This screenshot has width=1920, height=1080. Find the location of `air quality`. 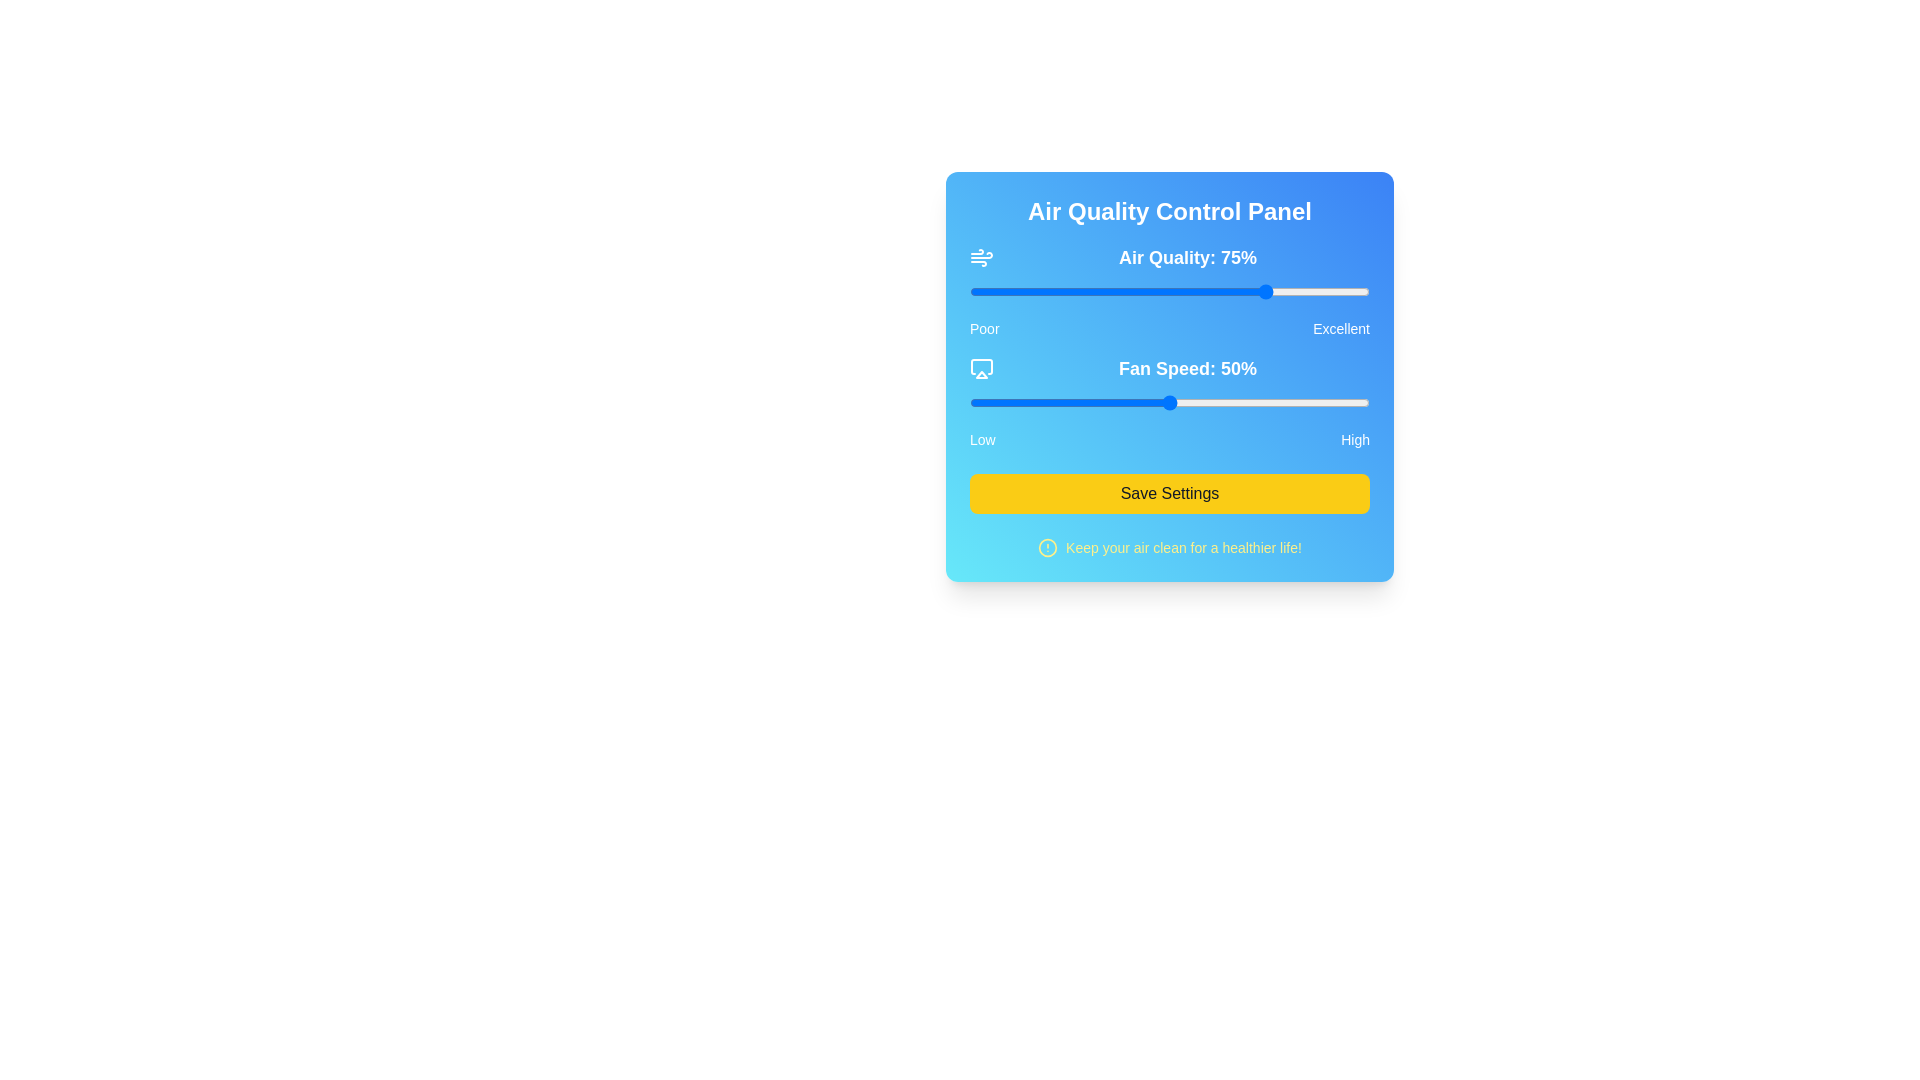

air quality is located at coordinates (1026, 292).